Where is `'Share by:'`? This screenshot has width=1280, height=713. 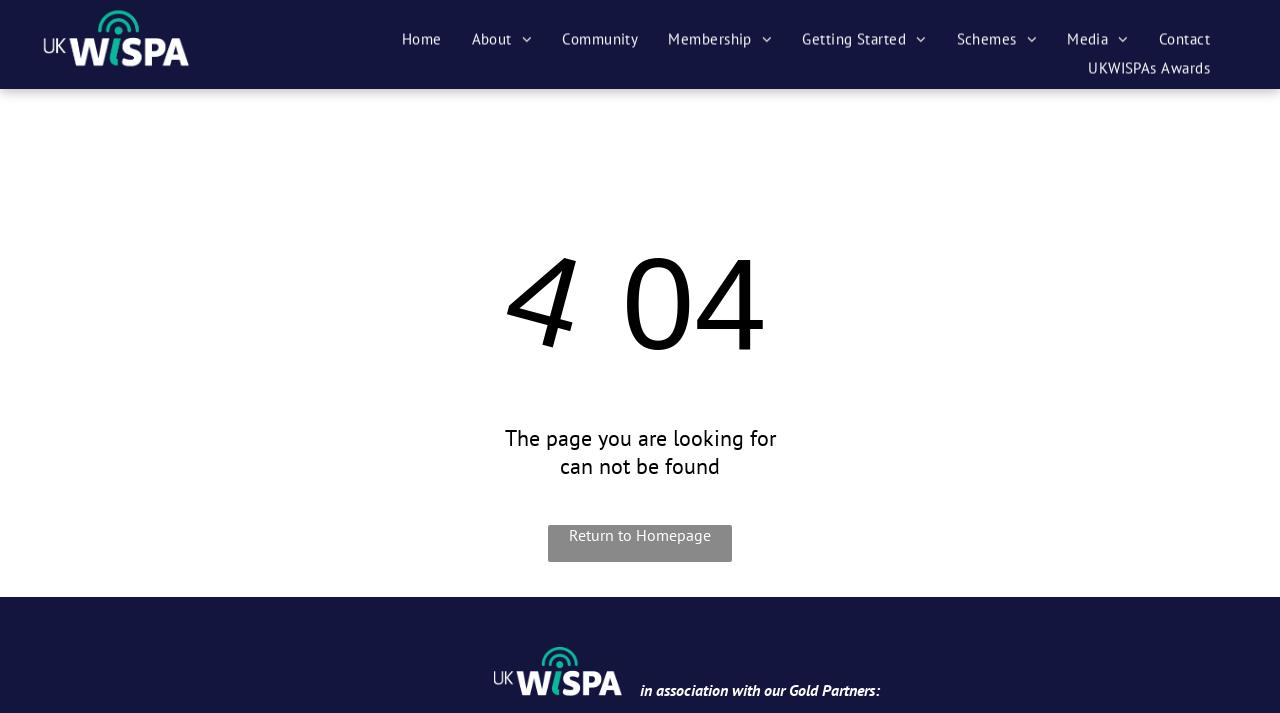
'Share by:' is located at coordinates (81, 50).